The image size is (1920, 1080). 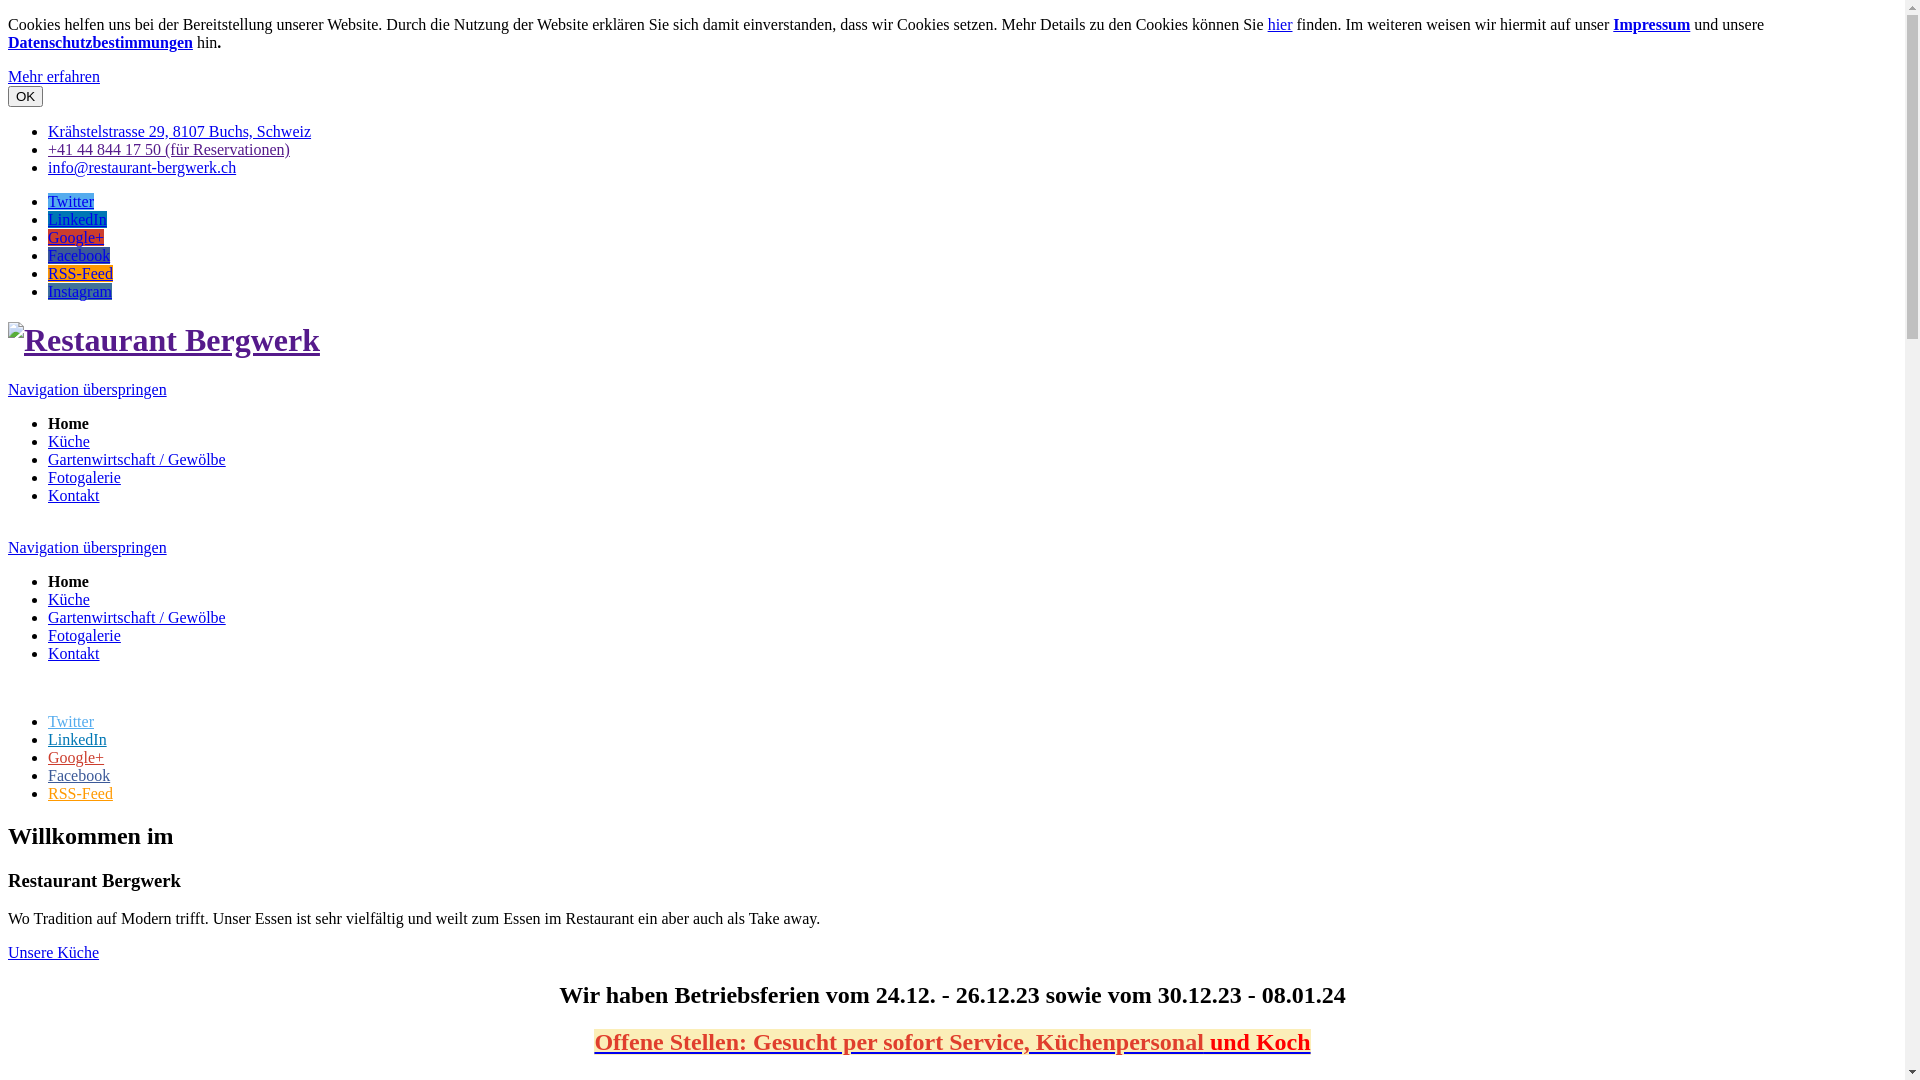 I want to click on 'Facebook', so click(x=78, y=254).